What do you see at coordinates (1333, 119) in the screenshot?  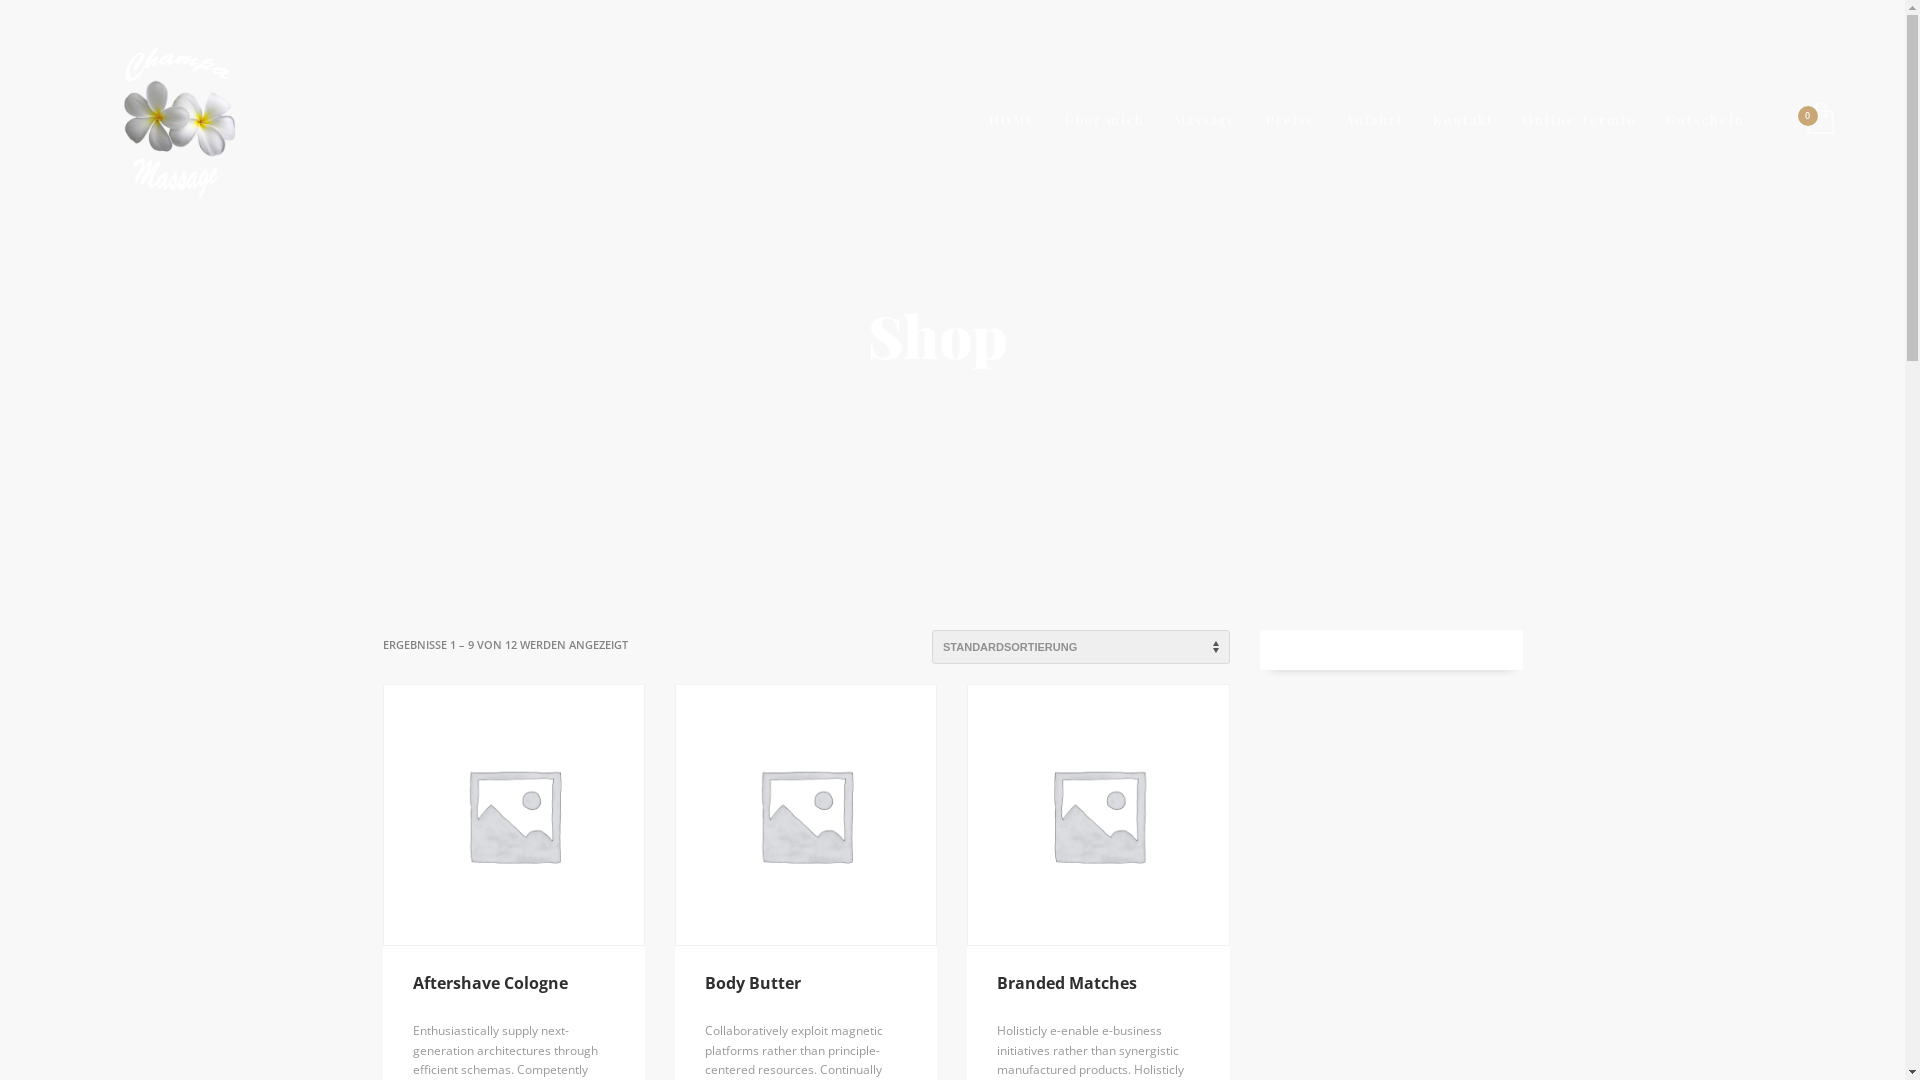 I see `'Anfahrt'` at bounding box center [1333, 119].